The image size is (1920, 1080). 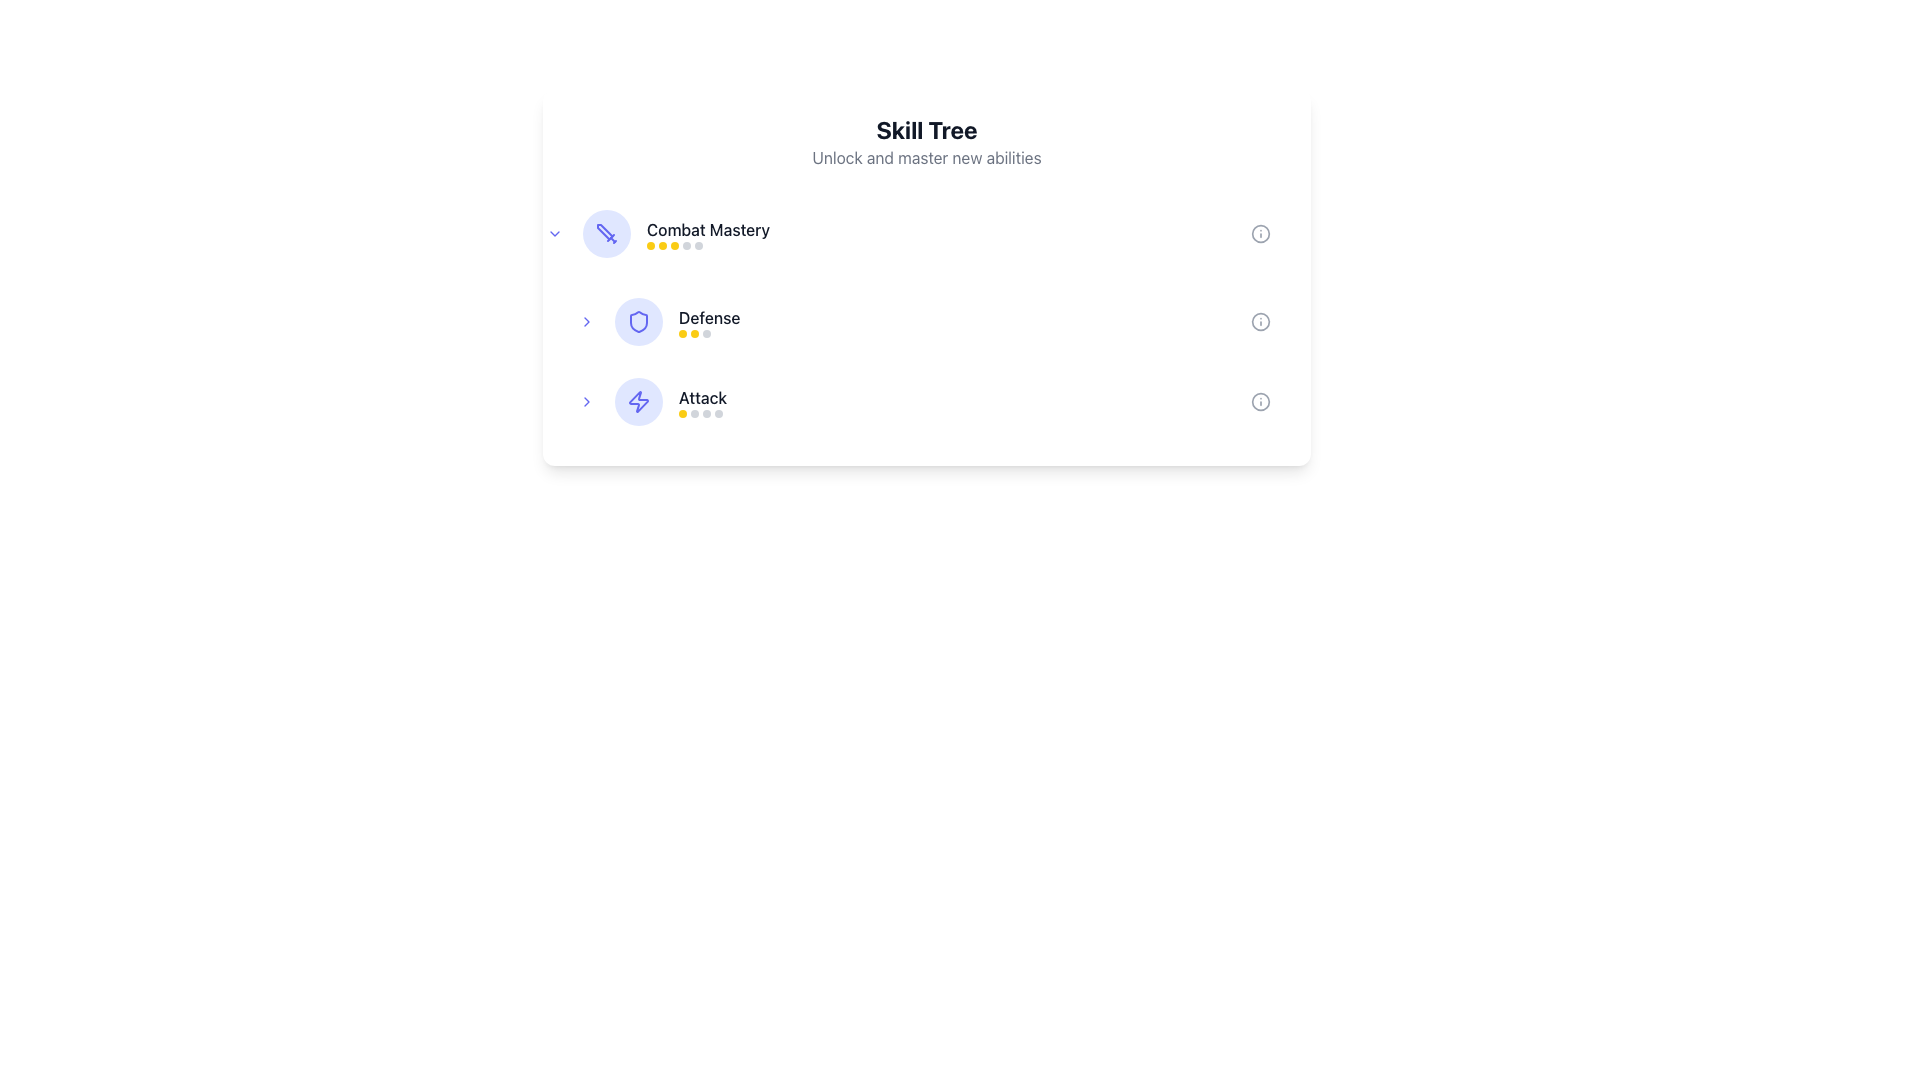 I want to click on the 'Defense' skill category item in the skill tree interface, so click(x=925, y=320).